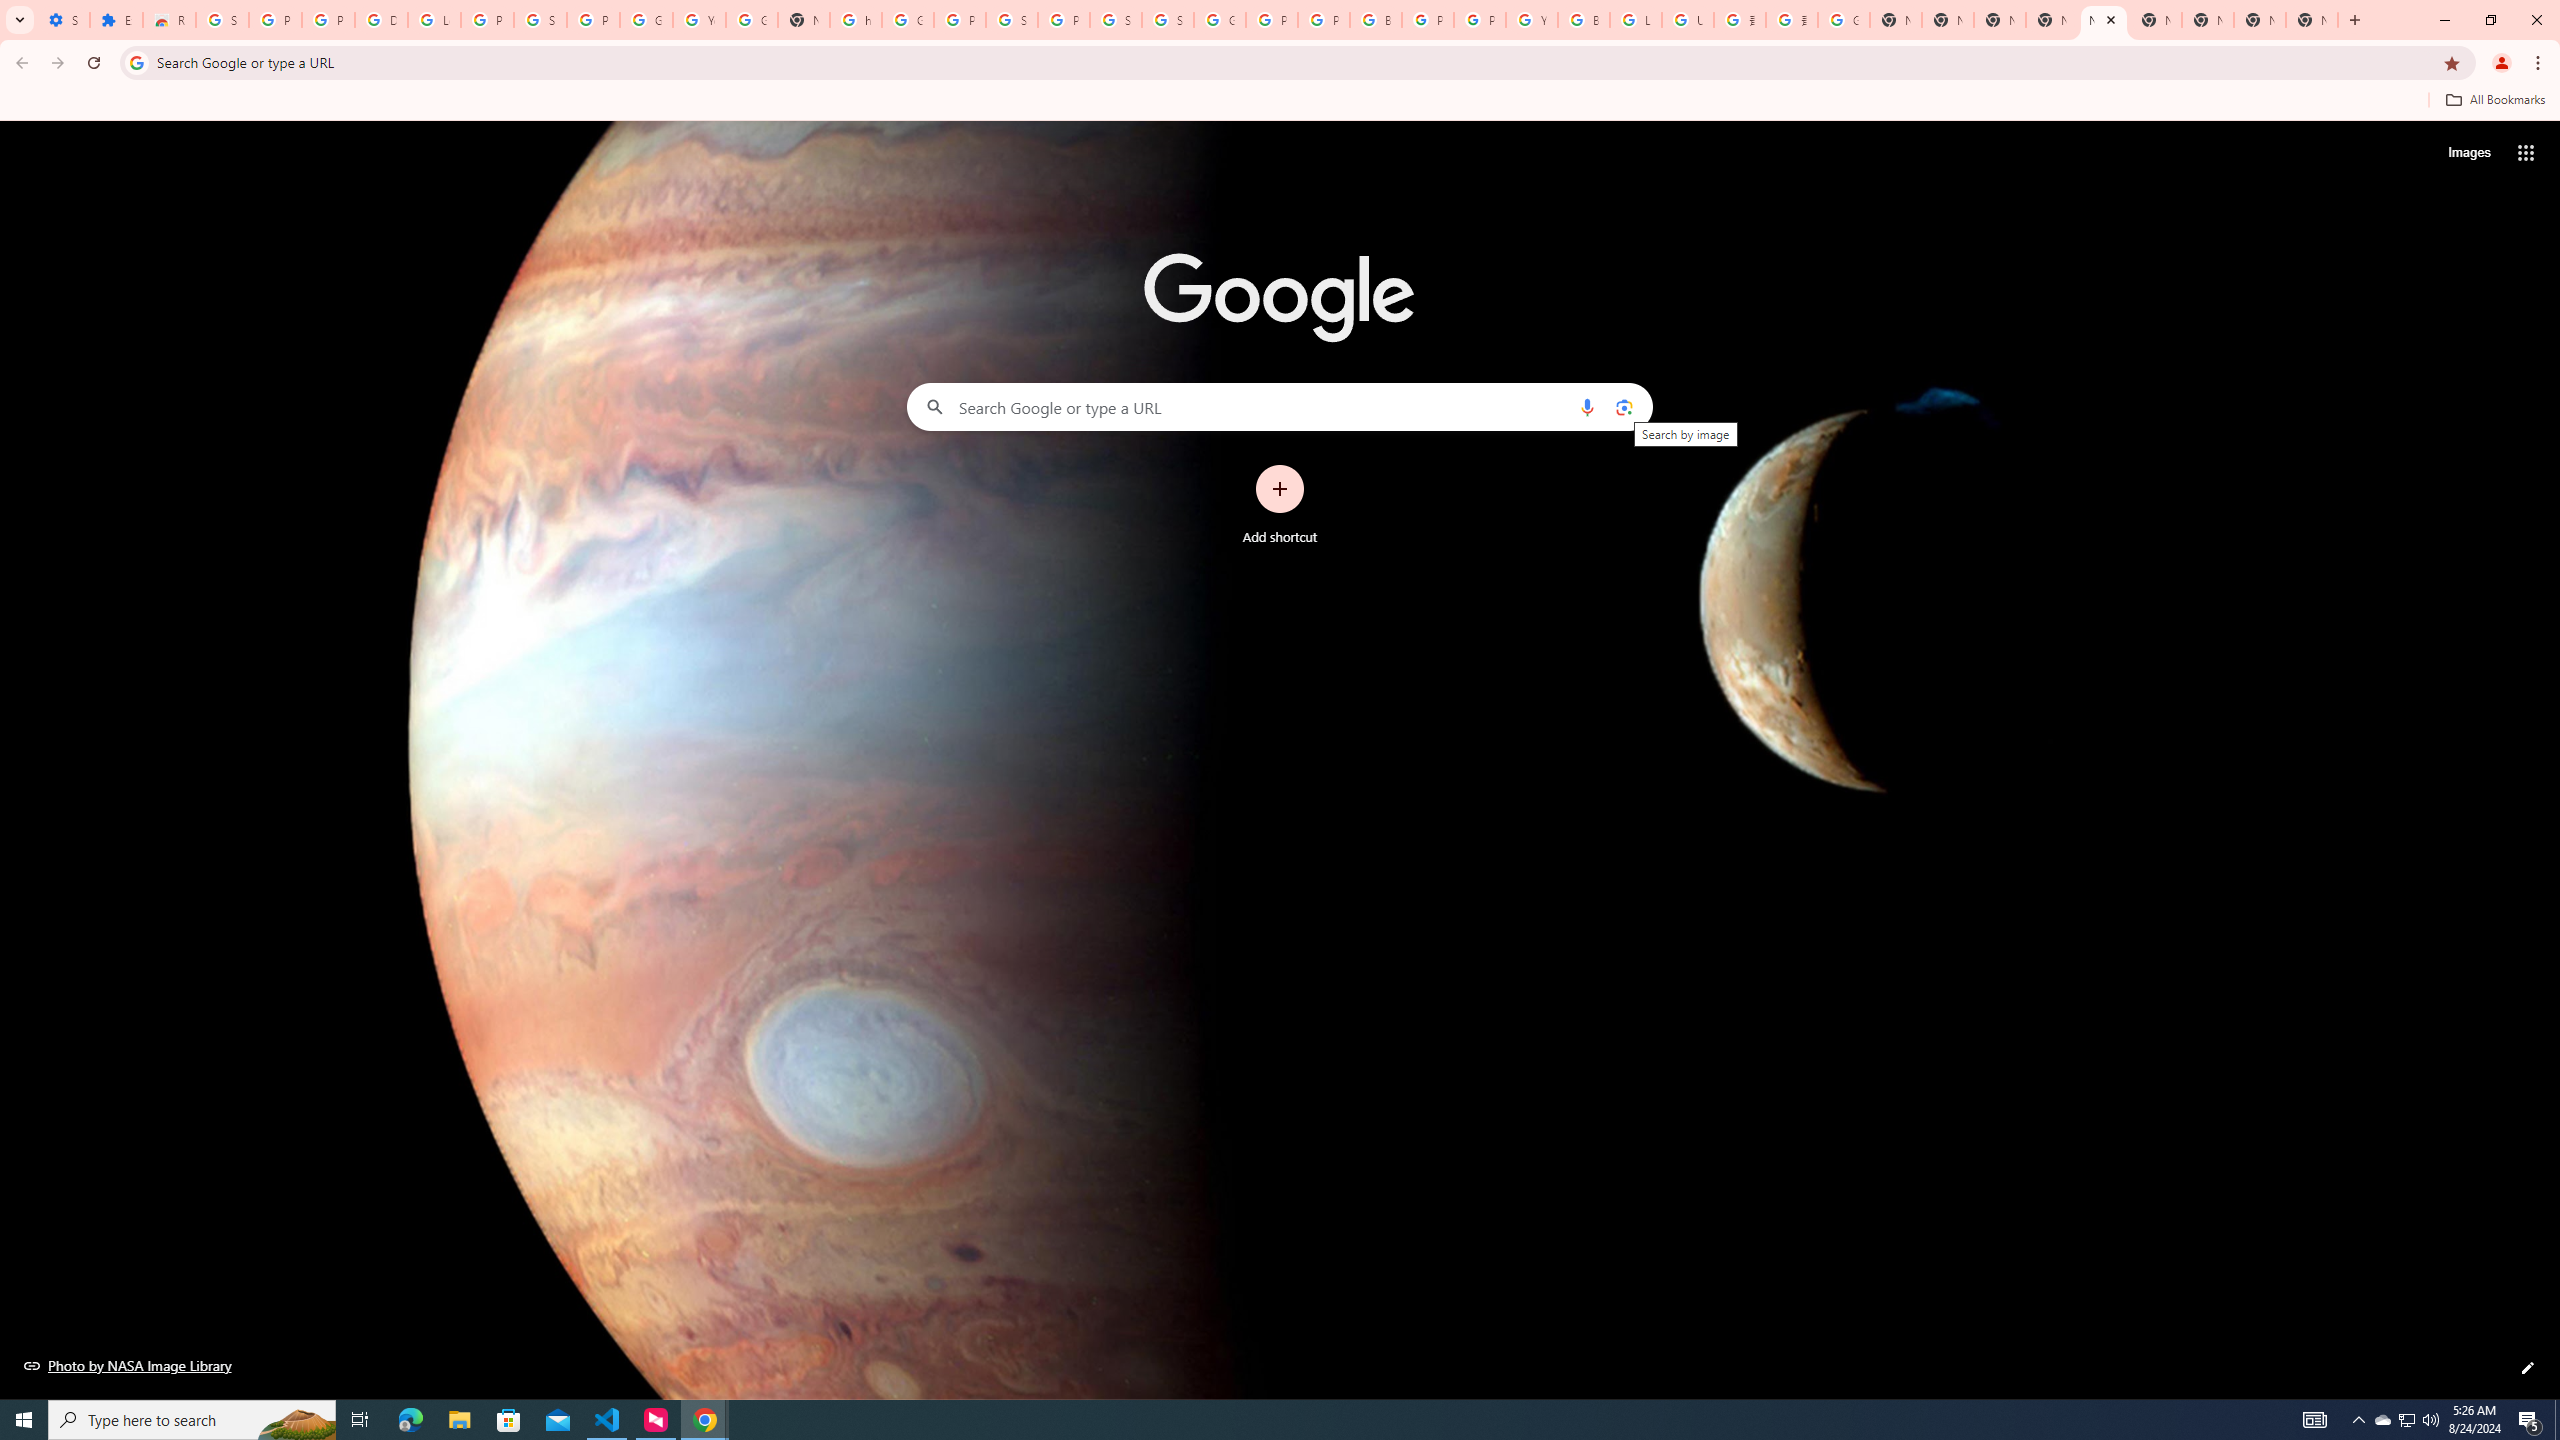 This screenshot has width=2560, height=1440. I want to click on 'All Bookmarks', so click(2494, 99).